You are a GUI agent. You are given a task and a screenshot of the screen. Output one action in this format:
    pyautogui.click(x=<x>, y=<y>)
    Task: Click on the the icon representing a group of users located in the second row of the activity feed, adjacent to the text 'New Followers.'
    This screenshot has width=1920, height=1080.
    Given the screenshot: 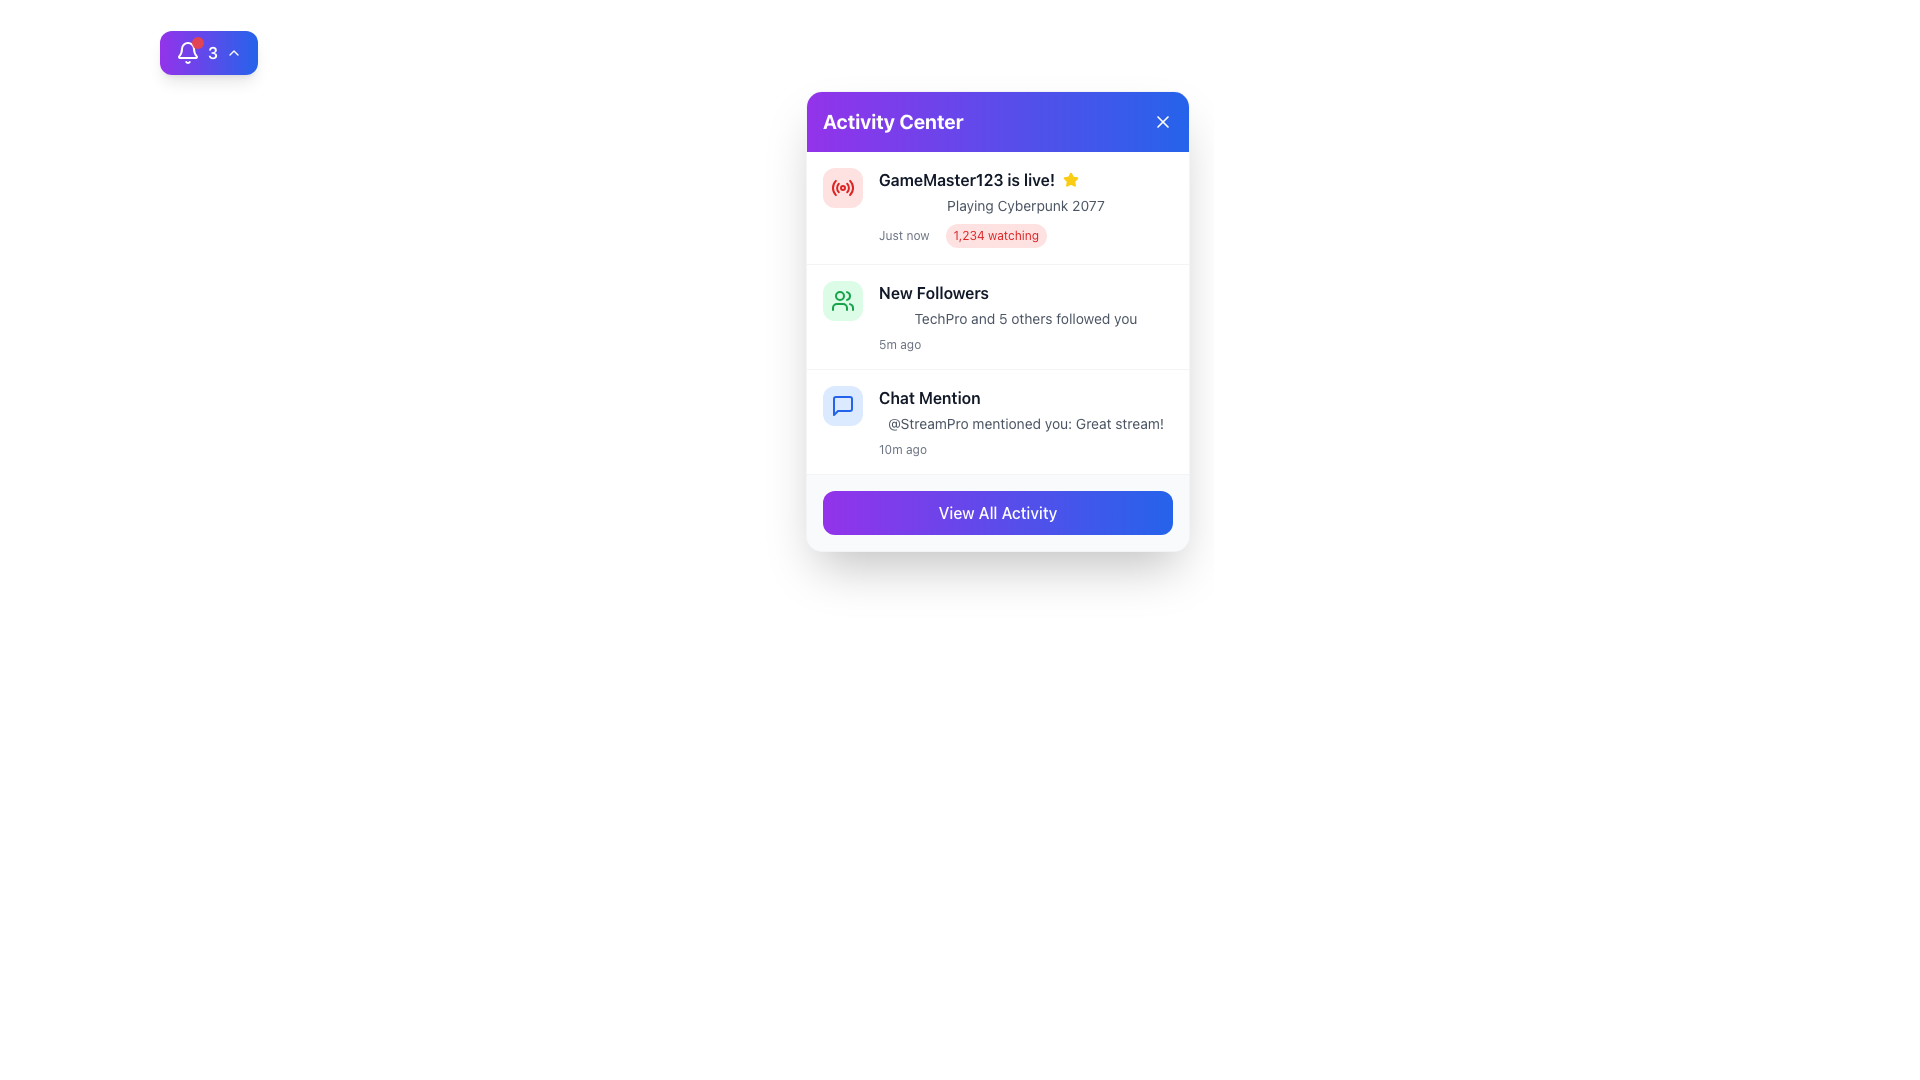 What is the action you would take?
    pyautogui.click(x=843, y=300)
    